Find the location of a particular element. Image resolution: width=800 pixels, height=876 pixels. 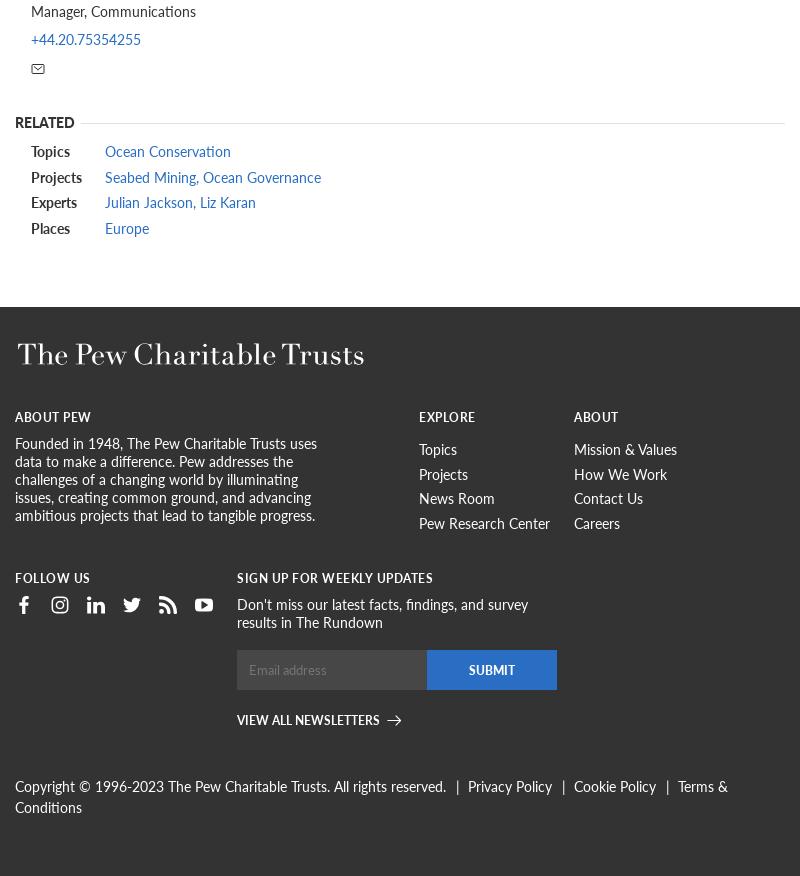

'ABOUT PEW' is located at coordinates (52, 417).